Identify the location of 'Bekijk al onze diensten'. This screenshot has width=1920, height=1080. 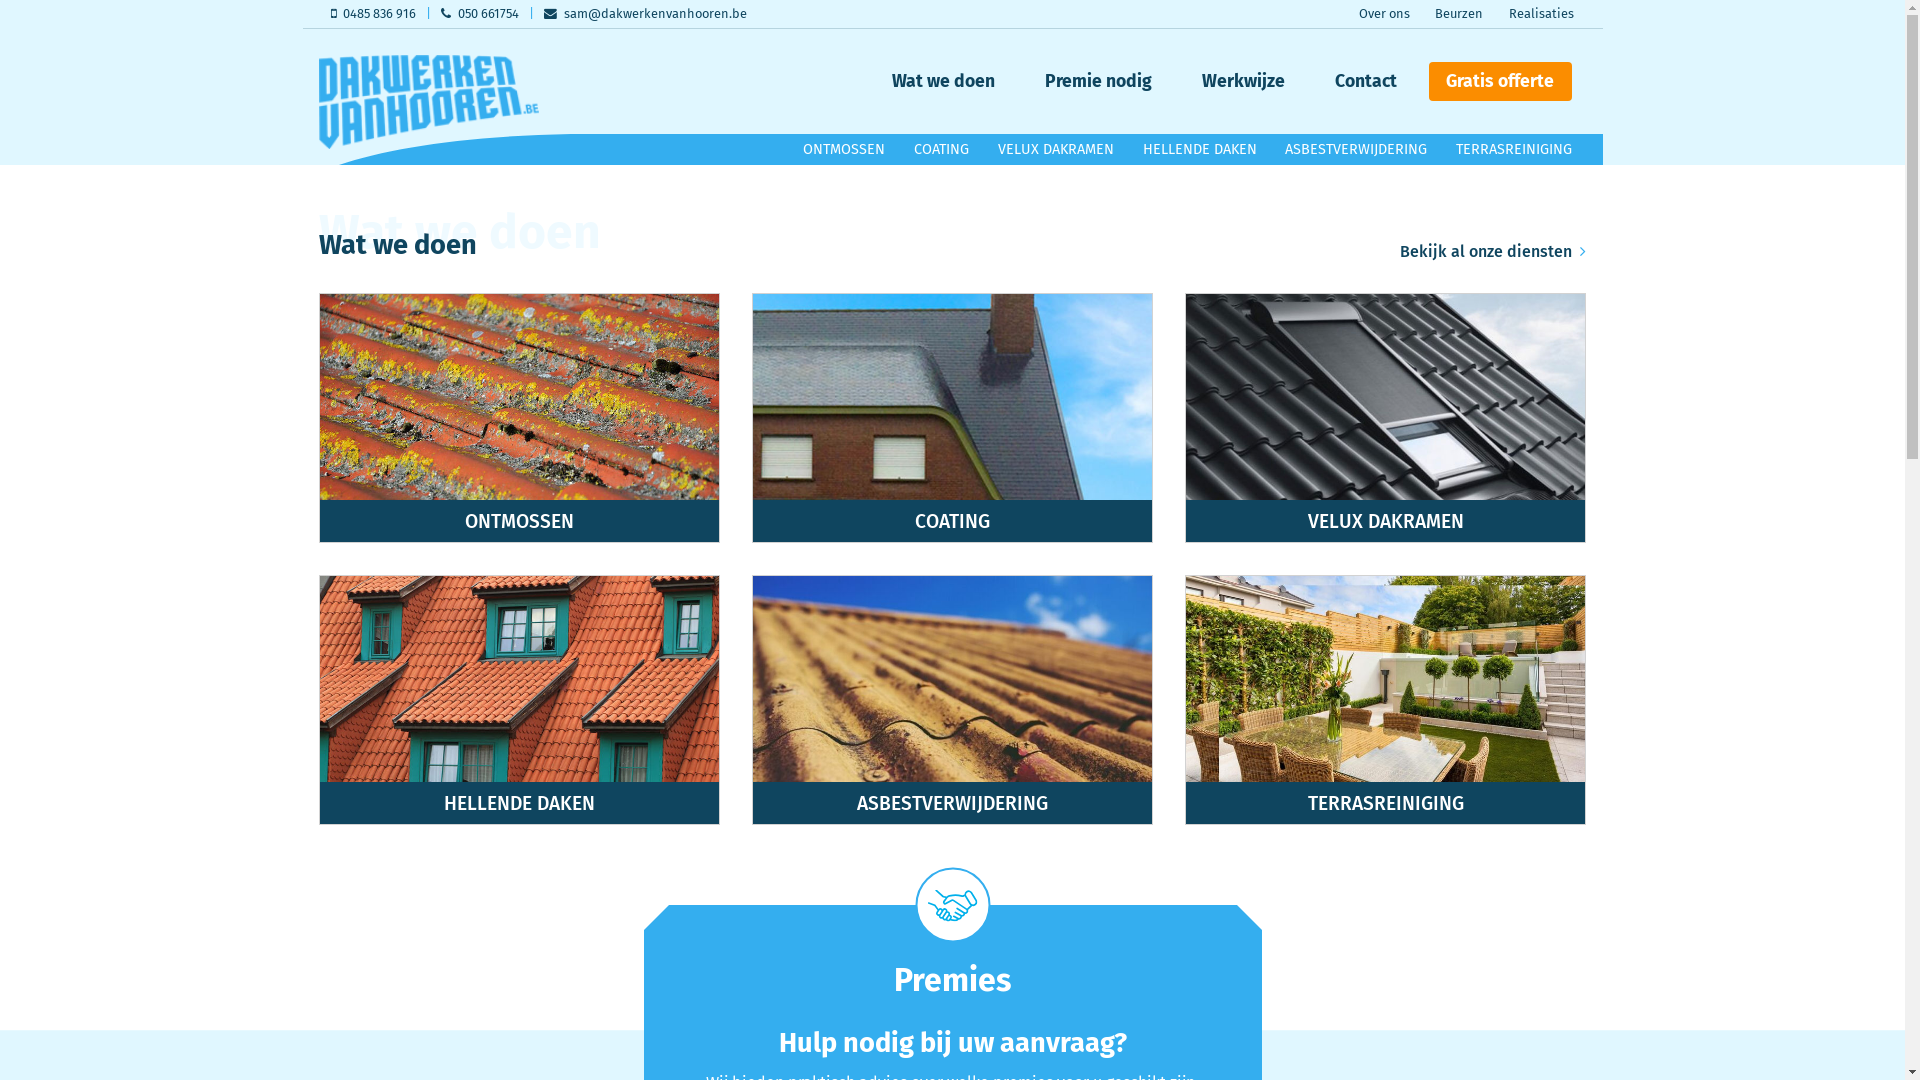
(1399, 250).